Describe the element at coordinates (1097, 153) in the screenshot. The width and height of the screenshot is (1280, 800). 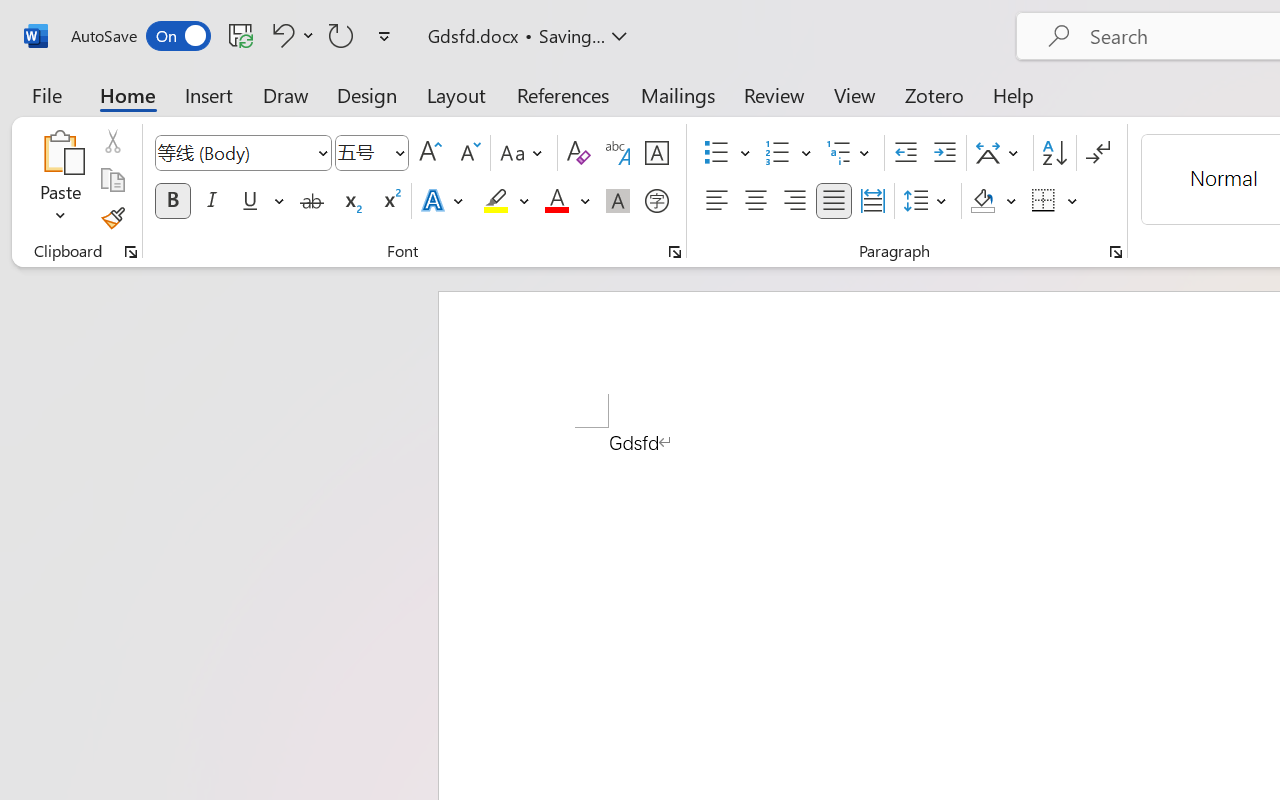
I see `'Show/Hide Editing Marks'` at that location.